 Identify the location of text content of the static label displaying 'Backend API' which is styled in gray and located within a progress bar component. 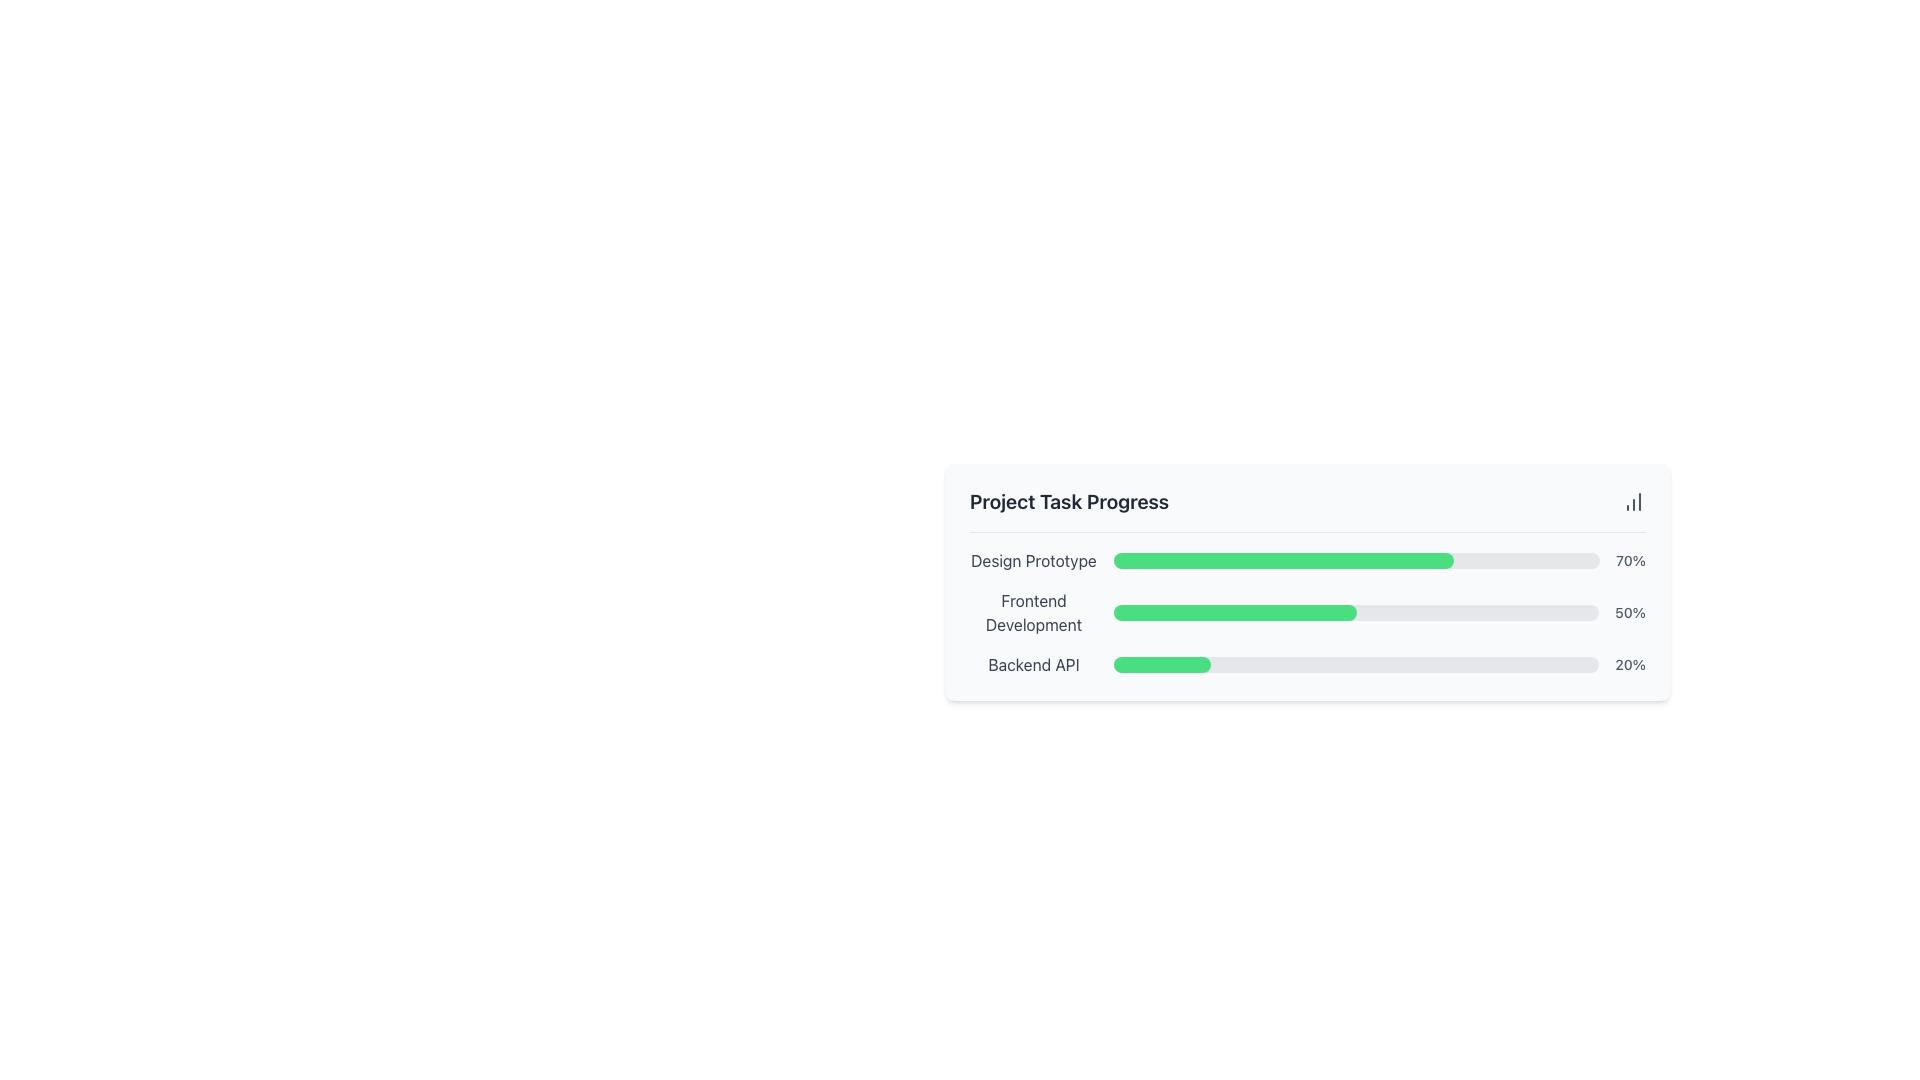
(1033, 664).